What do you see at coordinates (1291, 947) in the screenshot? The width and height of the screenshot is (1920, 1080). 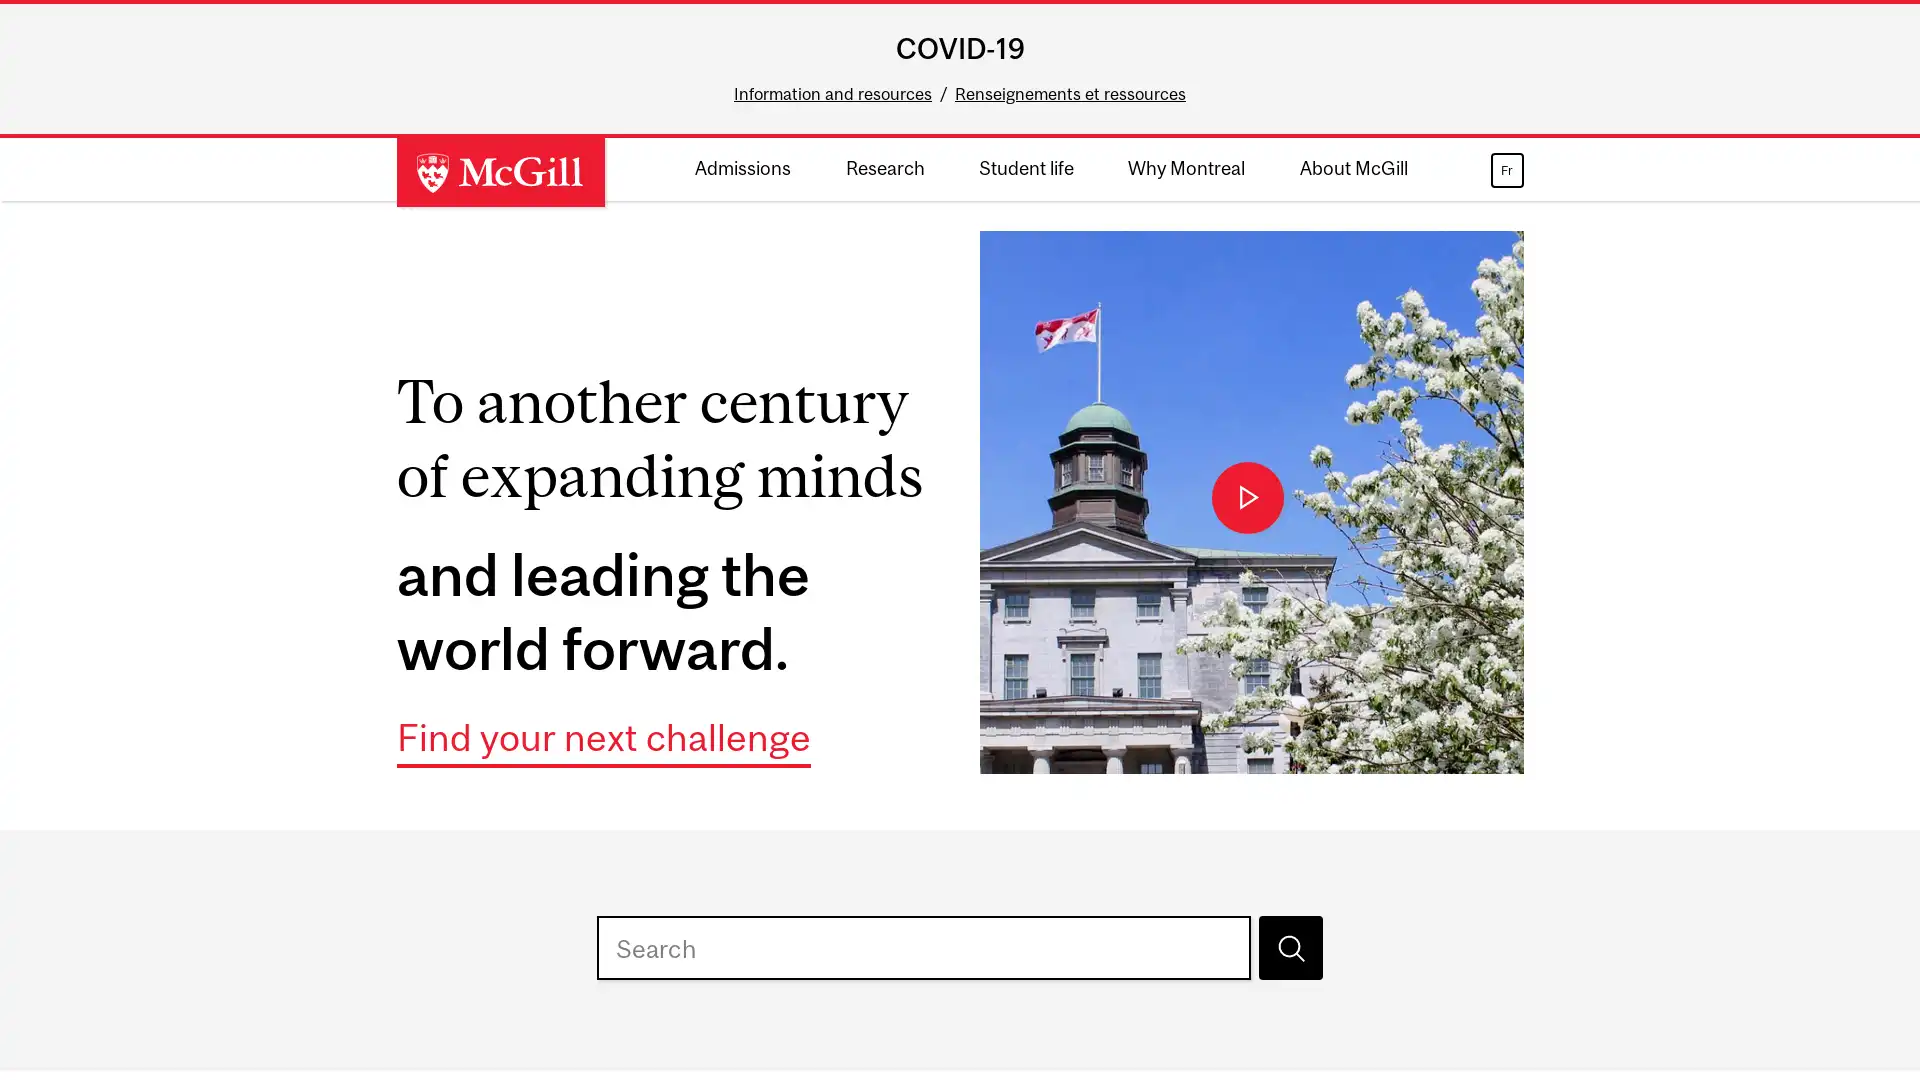 I see `Search` at bounding box center [1291, 947].